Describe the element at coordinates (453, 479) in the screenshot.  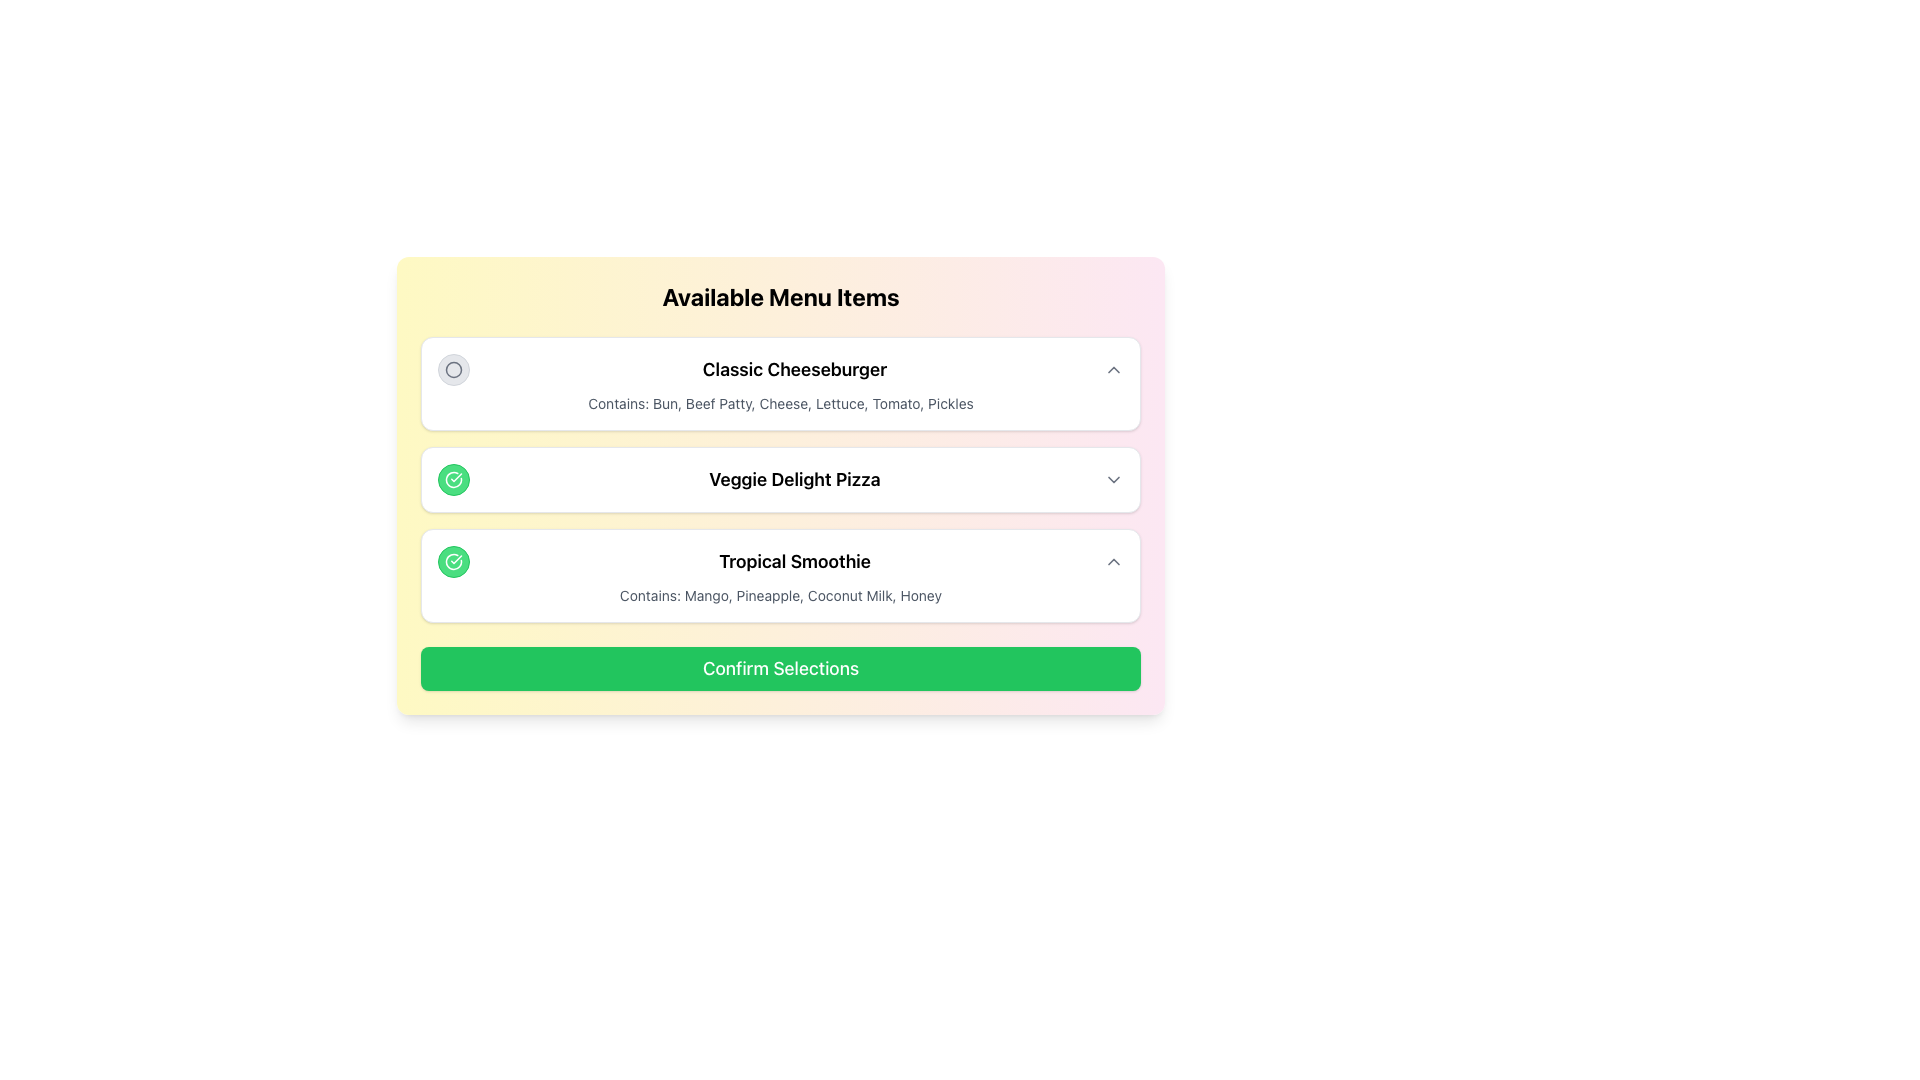
I see `the small circular button with a green background and white checkmark icon that is located to the left of the 'Veggie Delight Pizza' text in the menu list` at that location.